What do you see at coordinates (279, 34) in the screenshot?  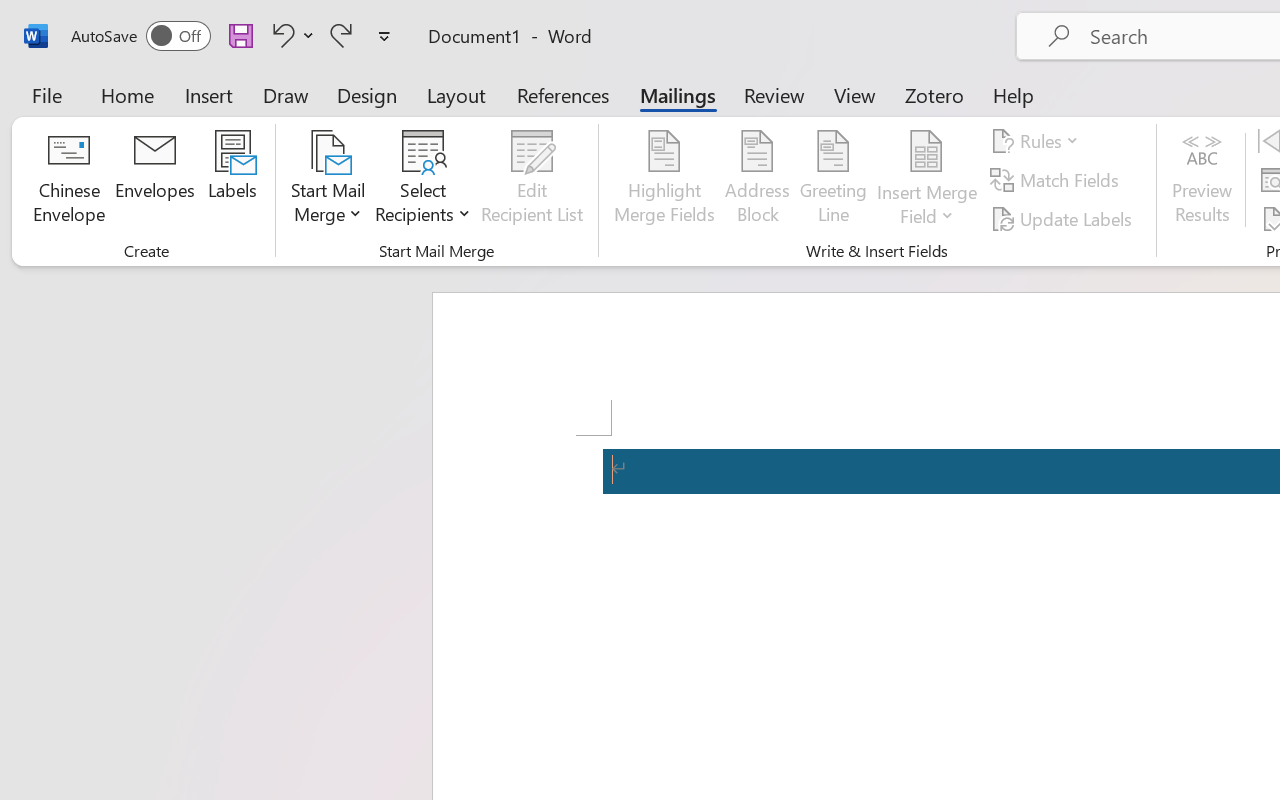 I see `'Undo Apply Quick Style Set'` at bounding box center [279, 34].